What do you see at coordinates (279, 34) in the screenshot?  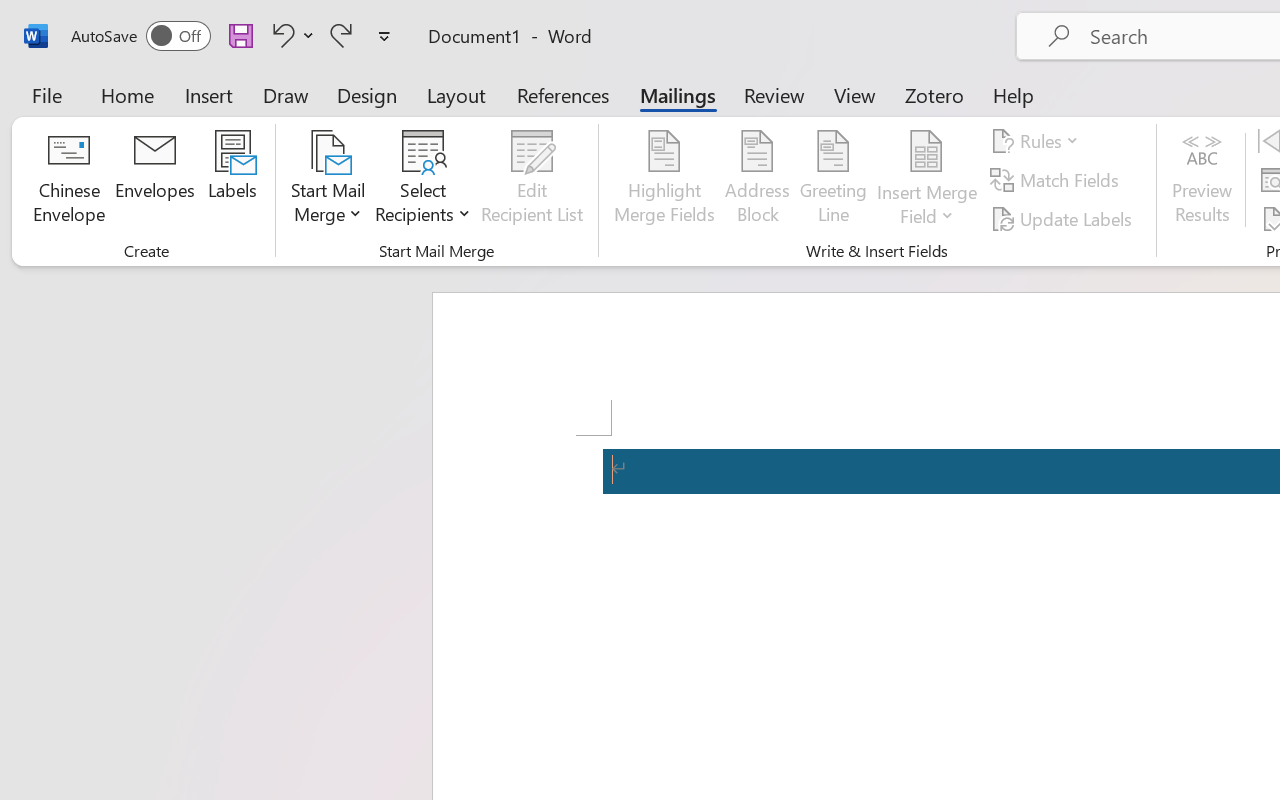 I see `'Undo Apply Quick Style Set'` at bounding box center [279, 34].